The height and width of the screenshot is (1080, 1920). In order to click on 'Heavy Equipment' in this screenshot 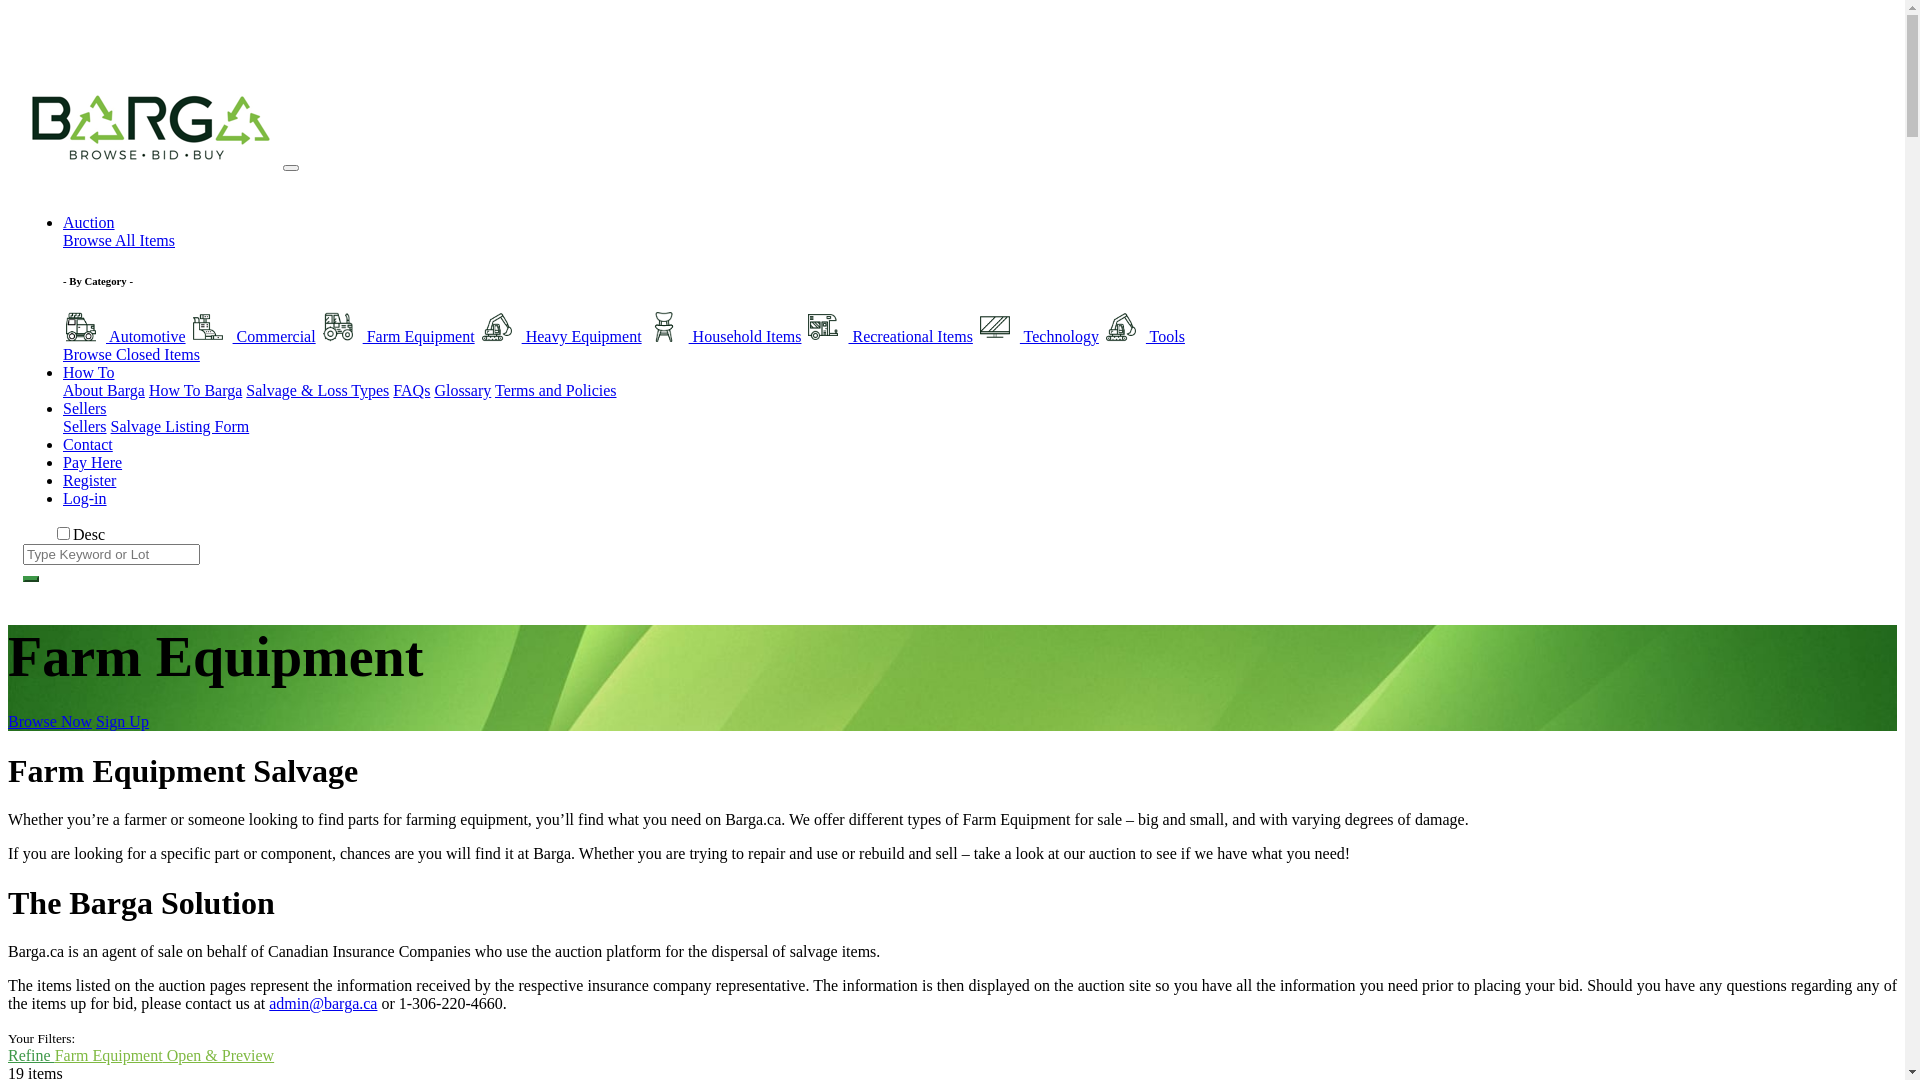, I will do `click(560, 335)`.